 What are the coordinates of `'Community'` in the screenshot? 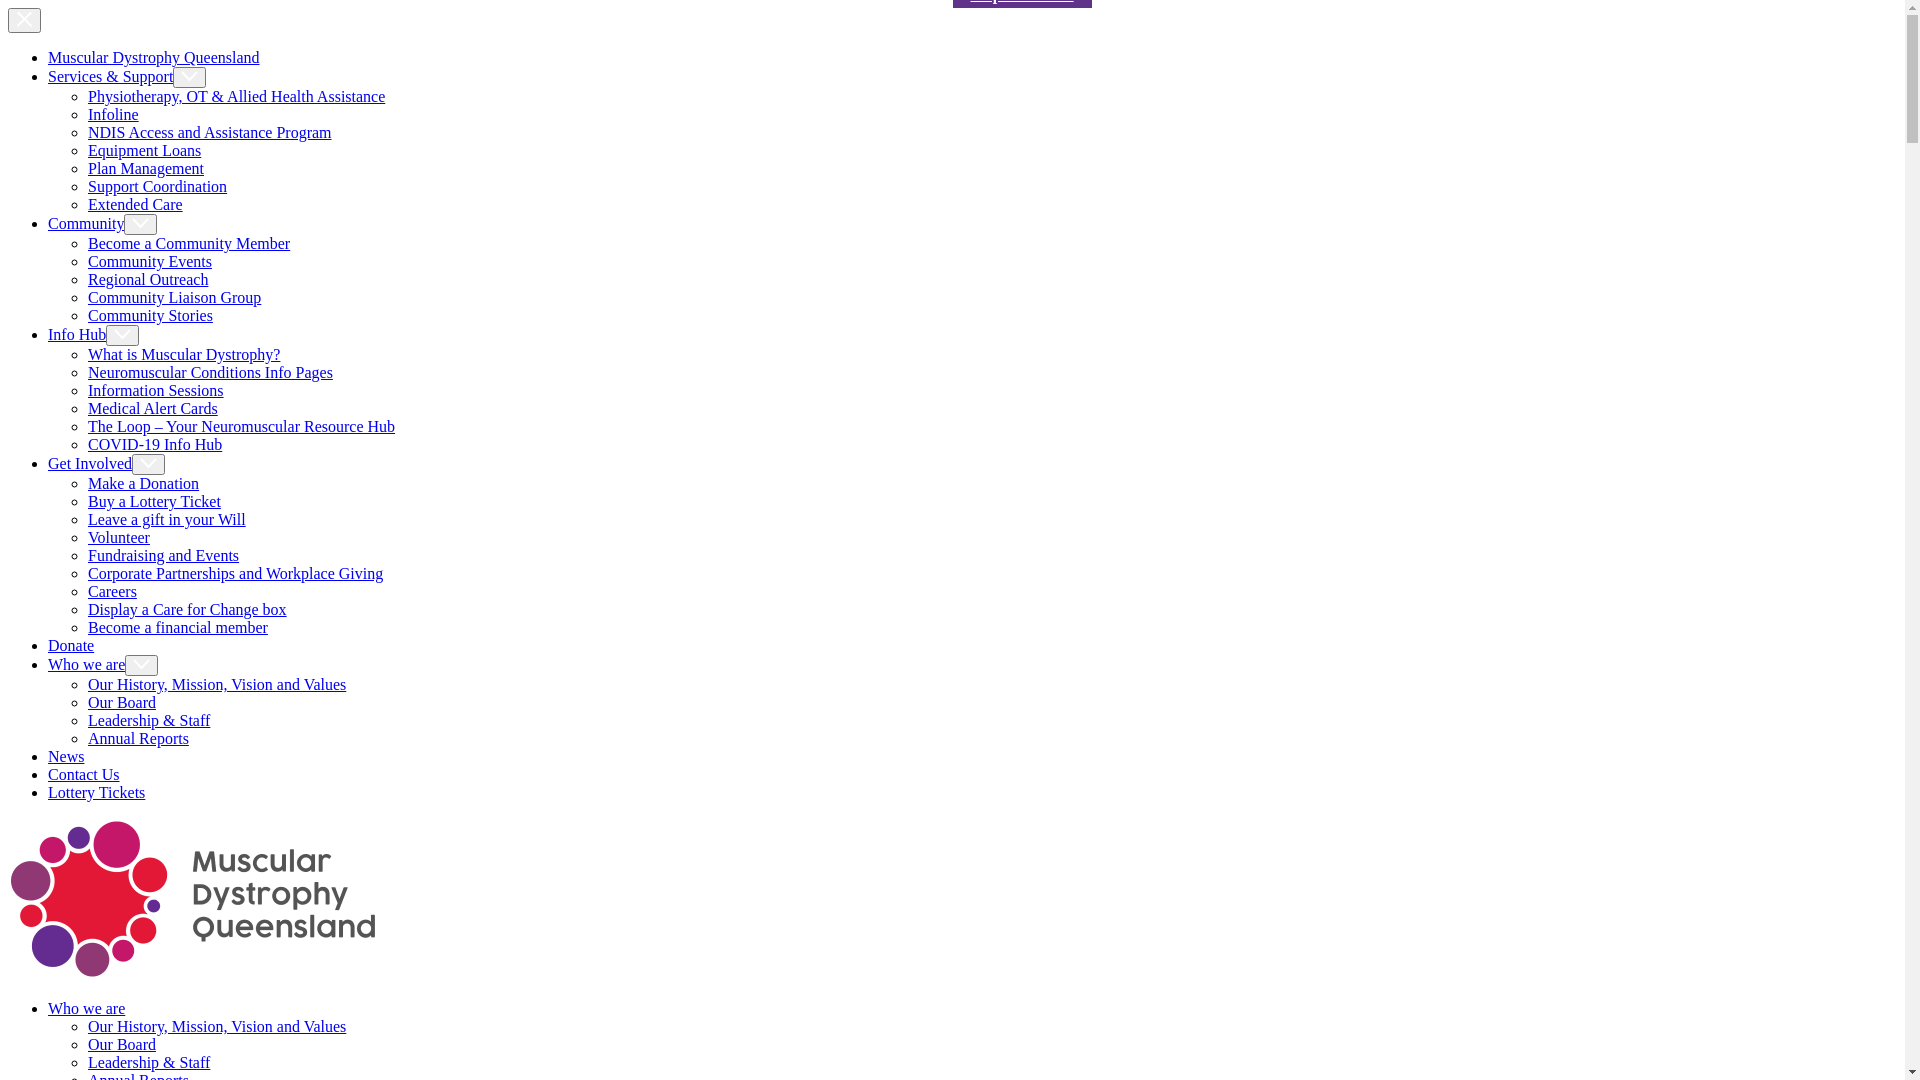 It's located at (48, 223).